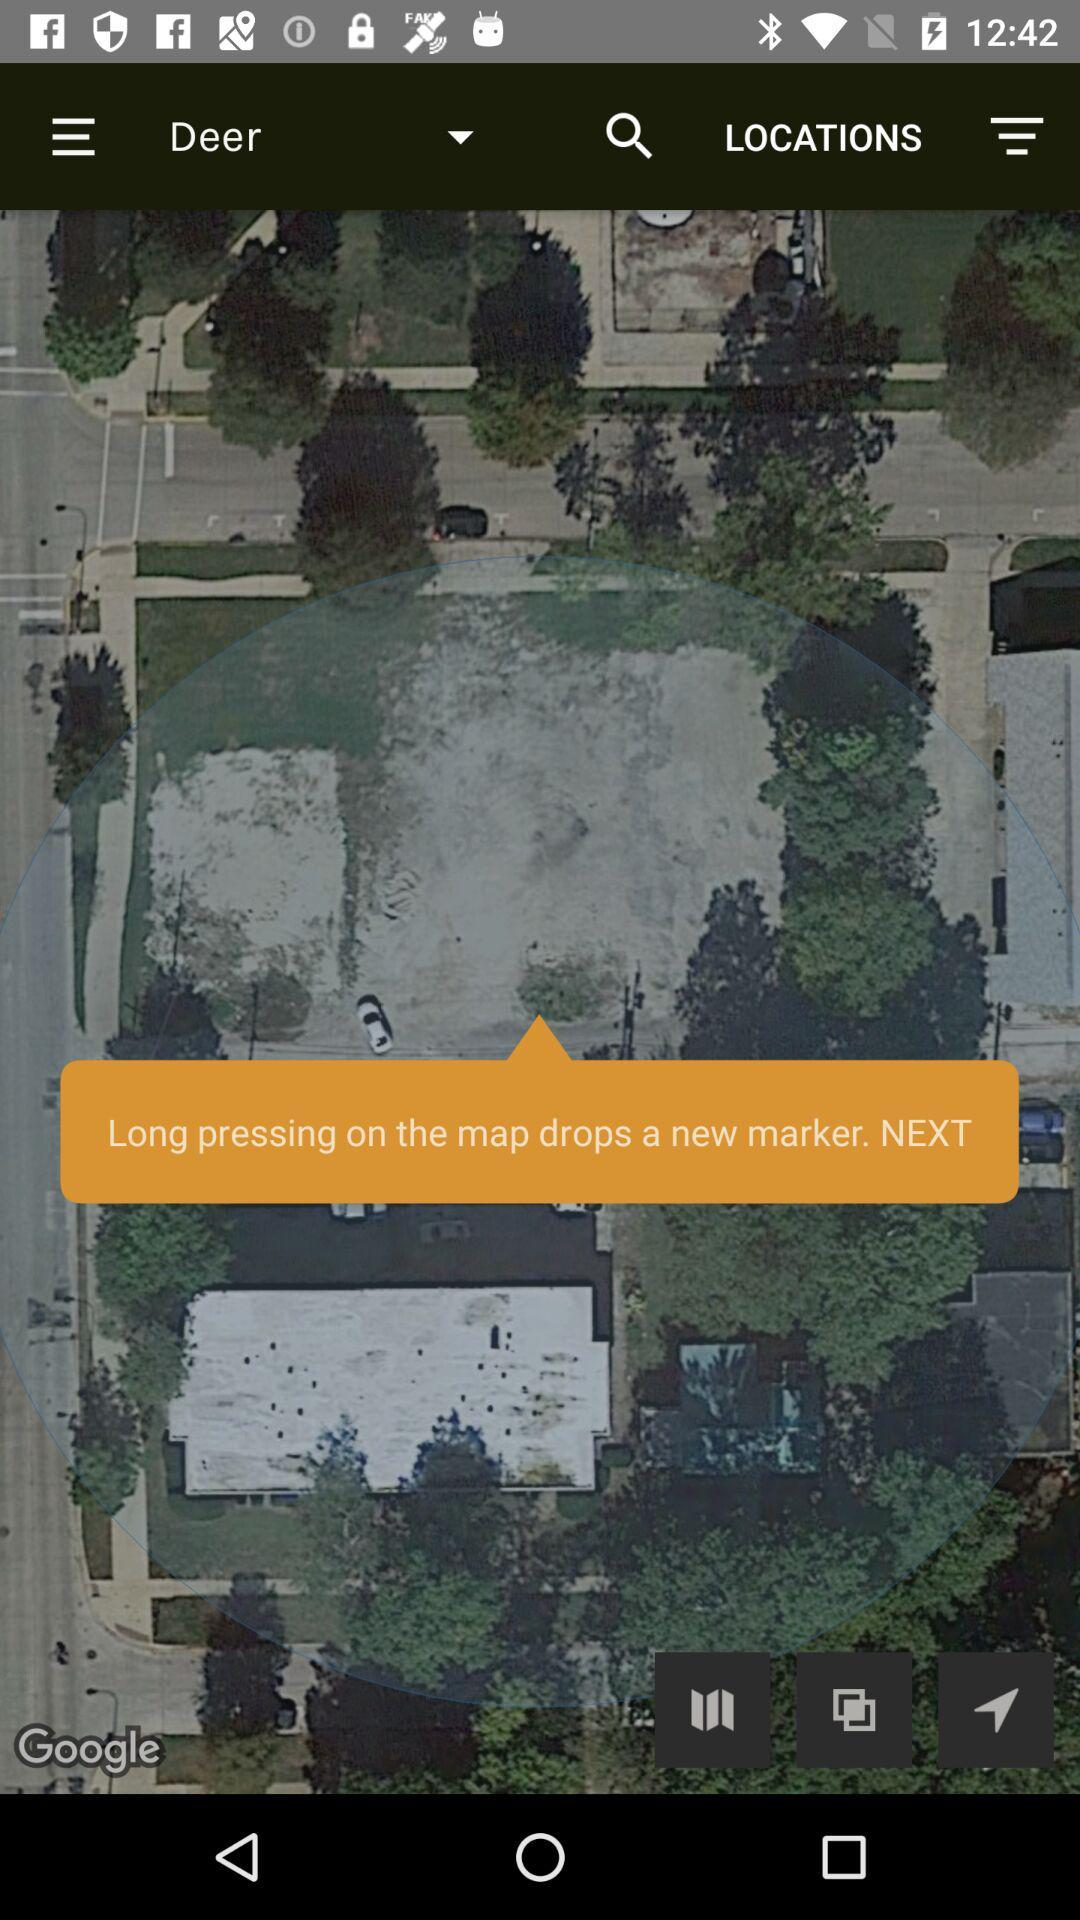 The image size is (1080, 1920). Describe the element at coordinates (540, 1002) in the screenshot. I see `press for location` at that location.